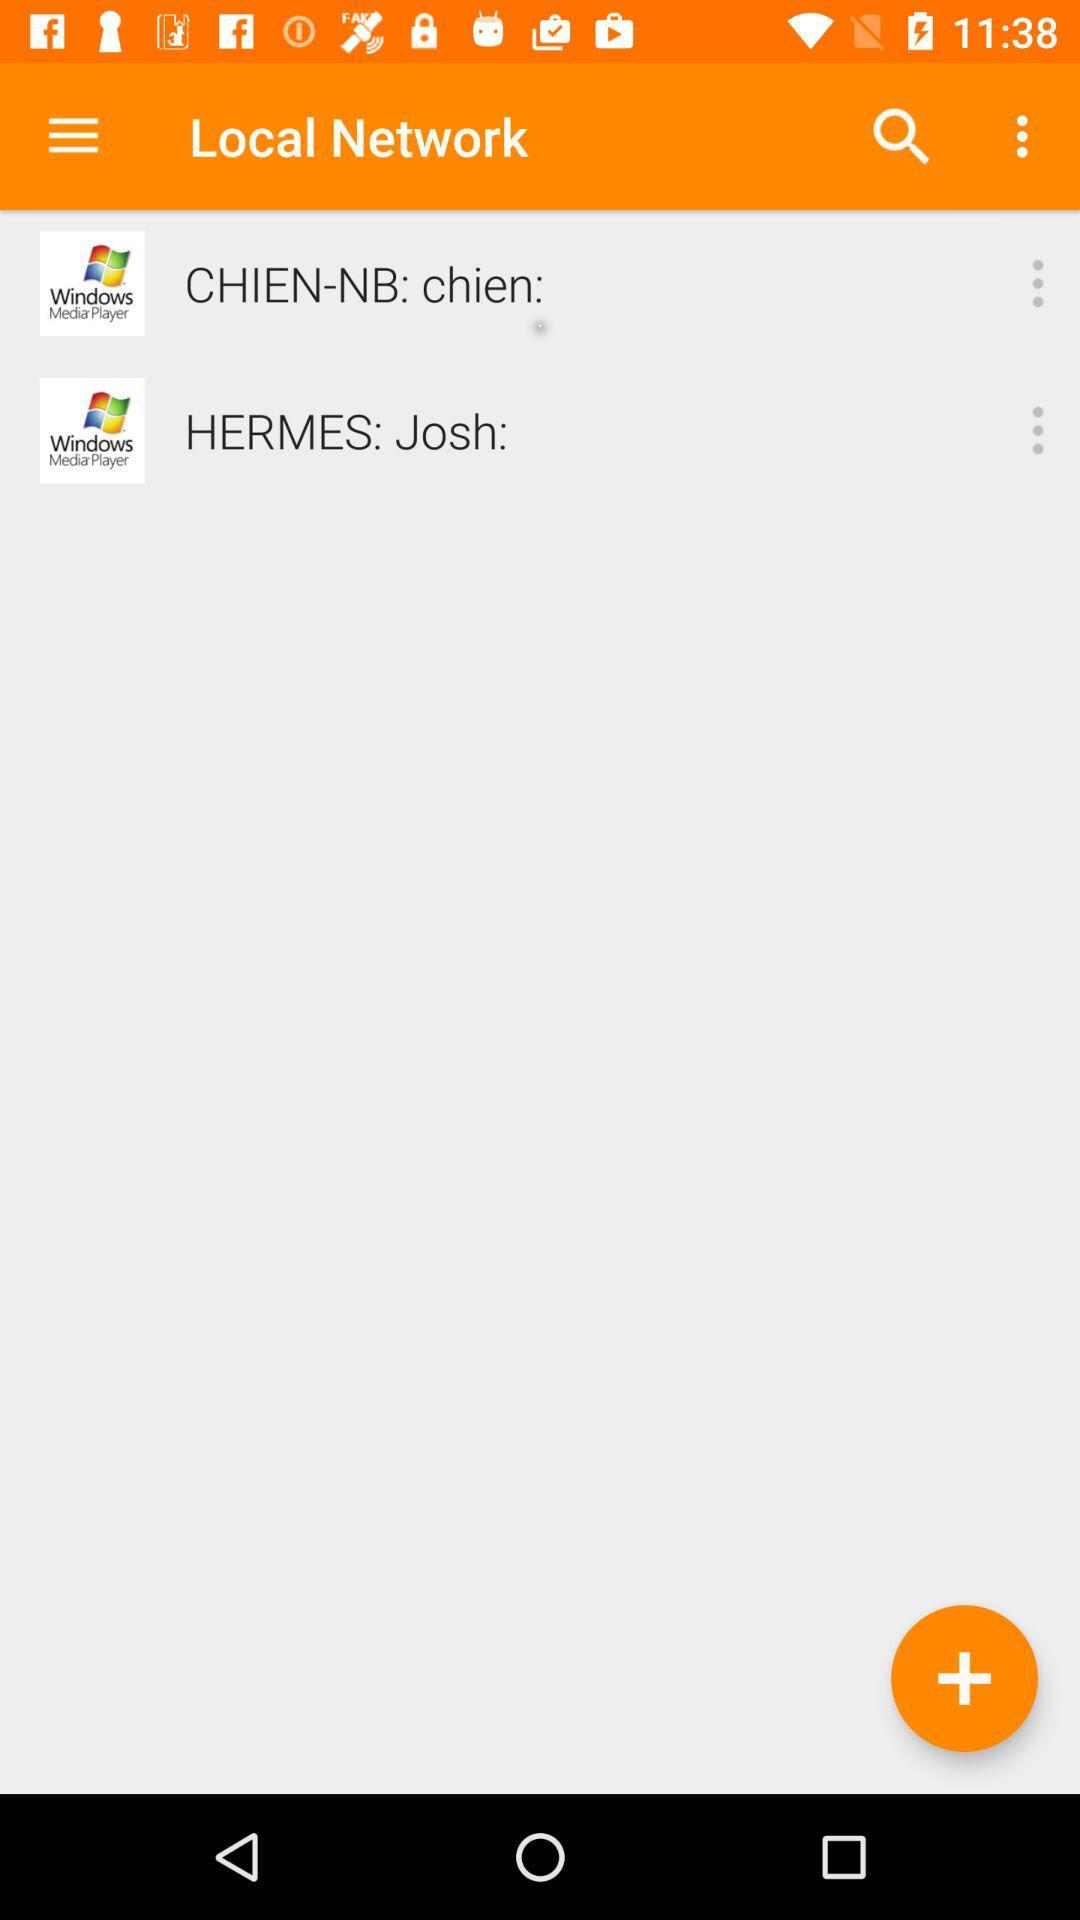 This screenshot has height=1920, width=1080. Describe the element at coordinates (1036, 429) in the screenshot. I see `to click more option` at that location.